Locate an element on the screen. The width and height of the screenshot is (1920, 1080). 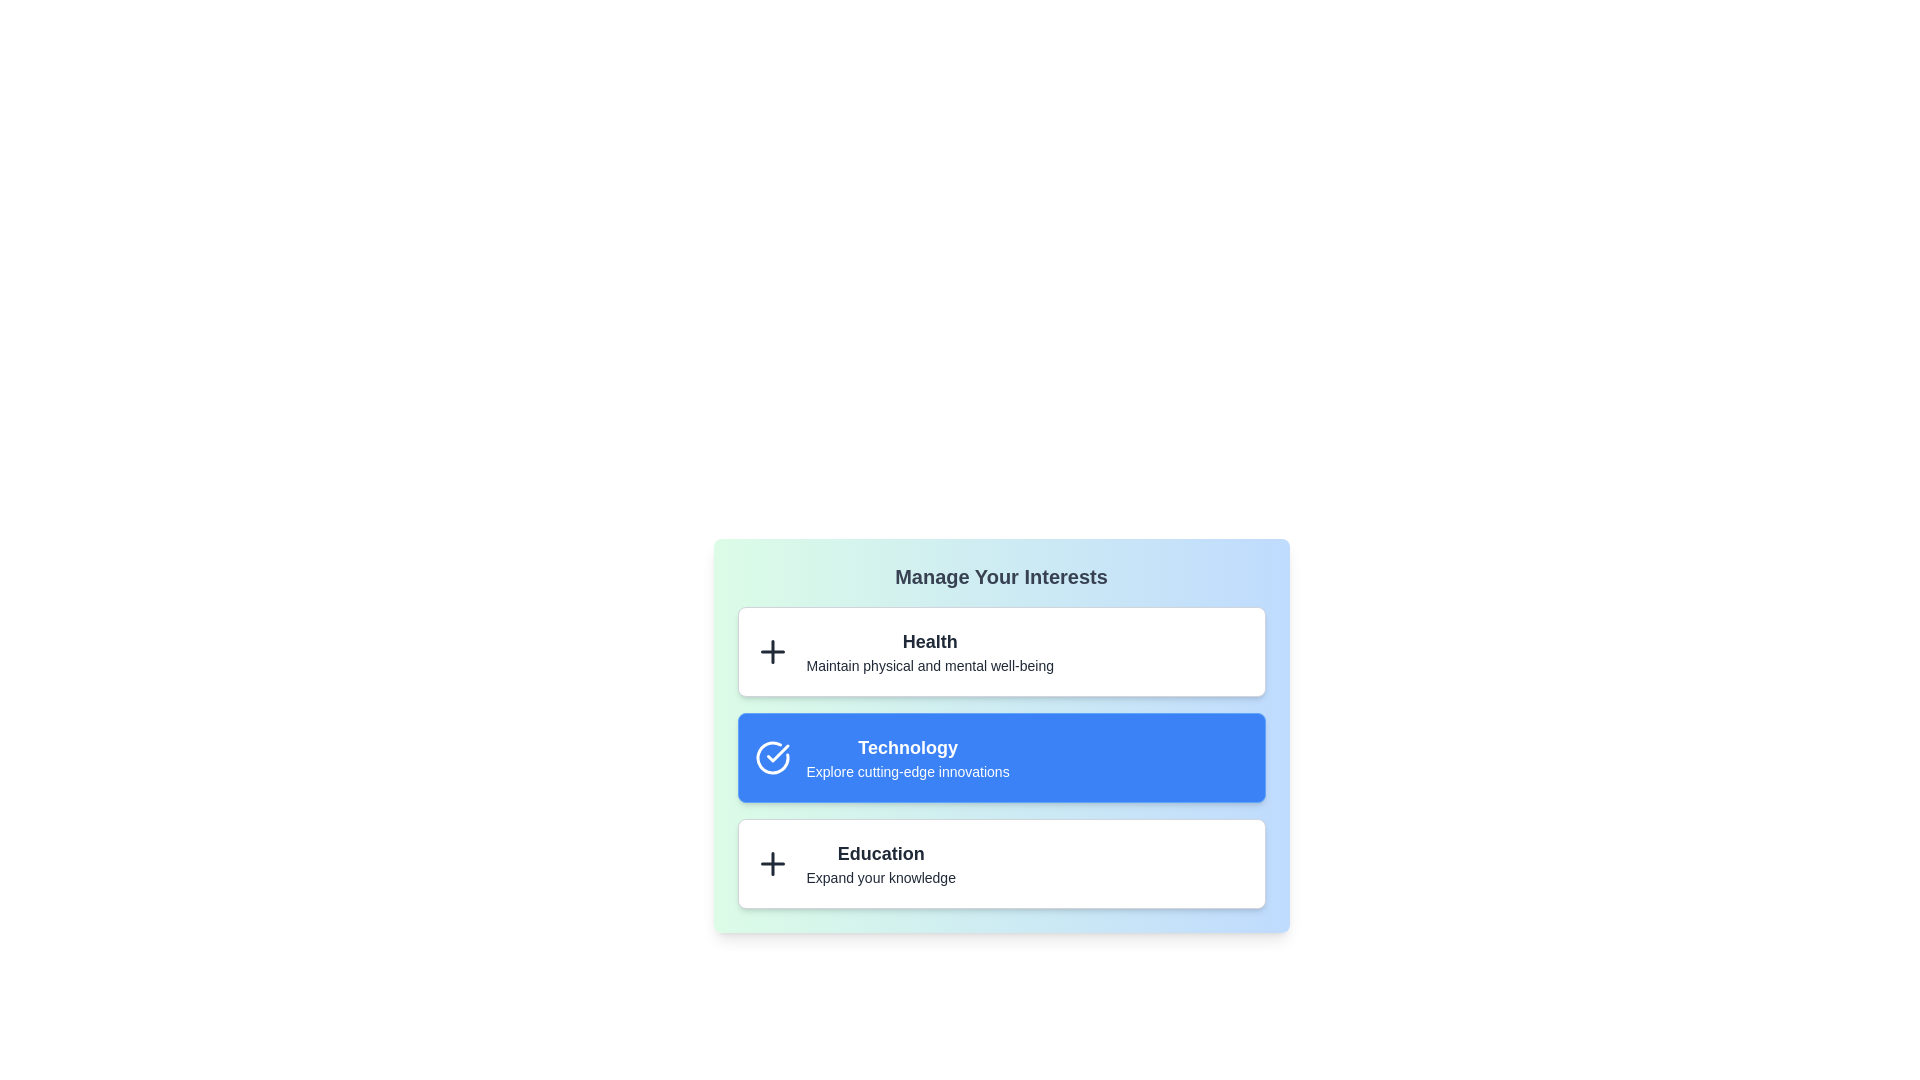
the interest item Technology by clicking on it is located at coordinates (1001, 758).